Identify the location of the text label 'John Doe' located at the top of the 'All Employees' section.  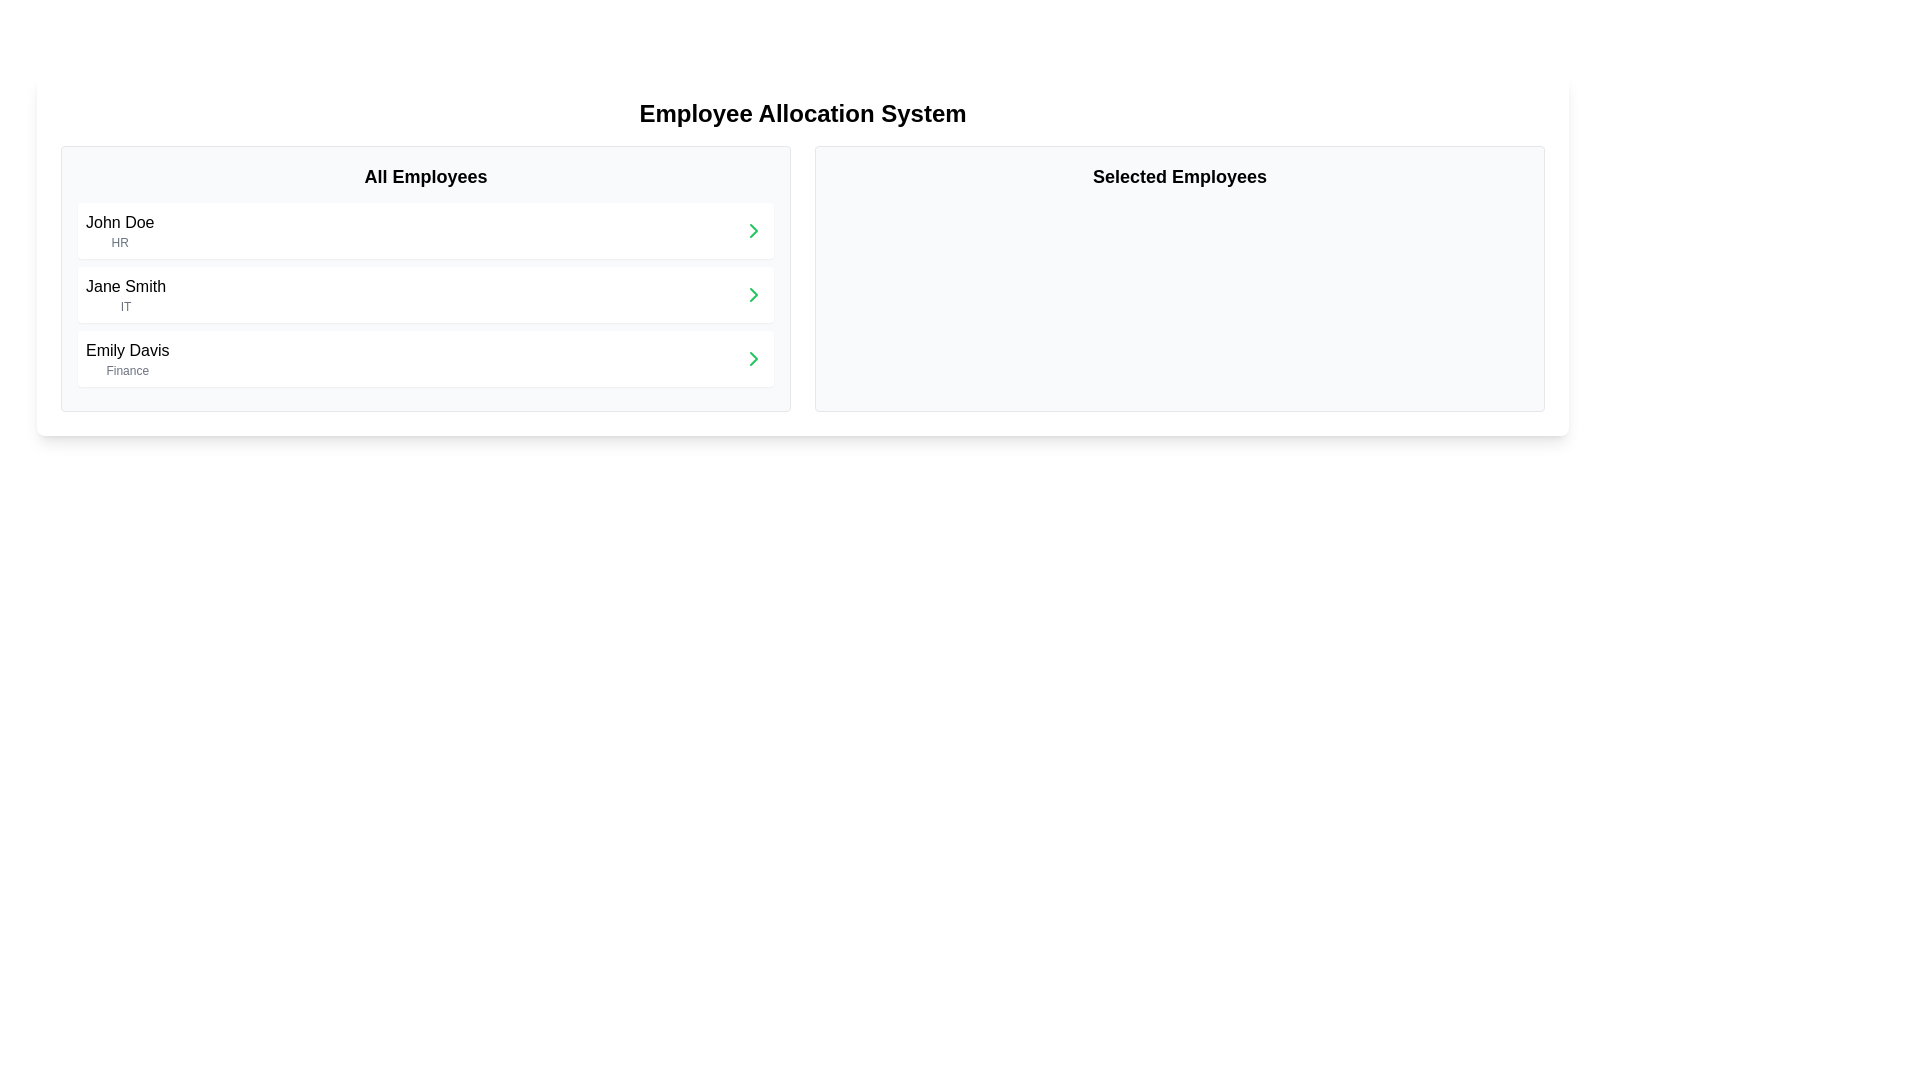
(119, 223).